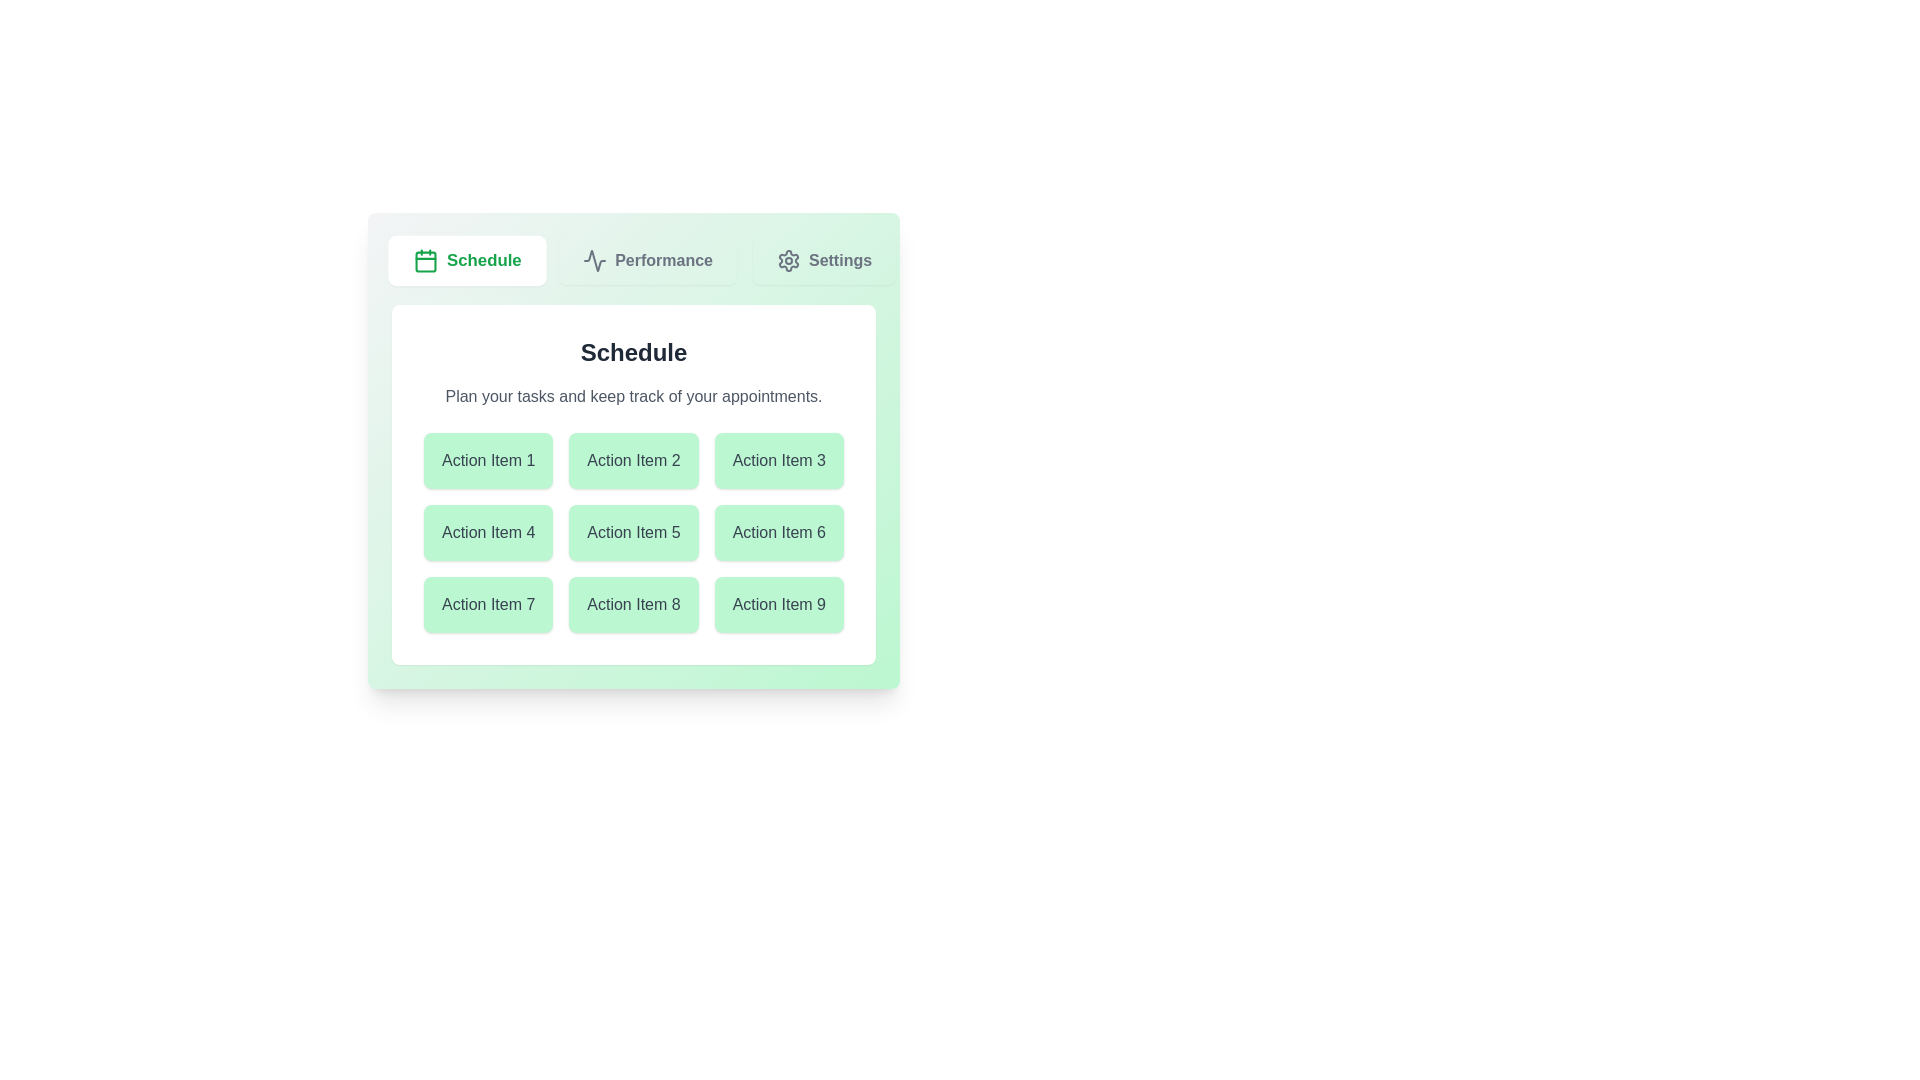 The height and width of the screenshot is (1080, 1920). I want to click on the tab labeled Performance to preview its hover effect, so click(648, 260).